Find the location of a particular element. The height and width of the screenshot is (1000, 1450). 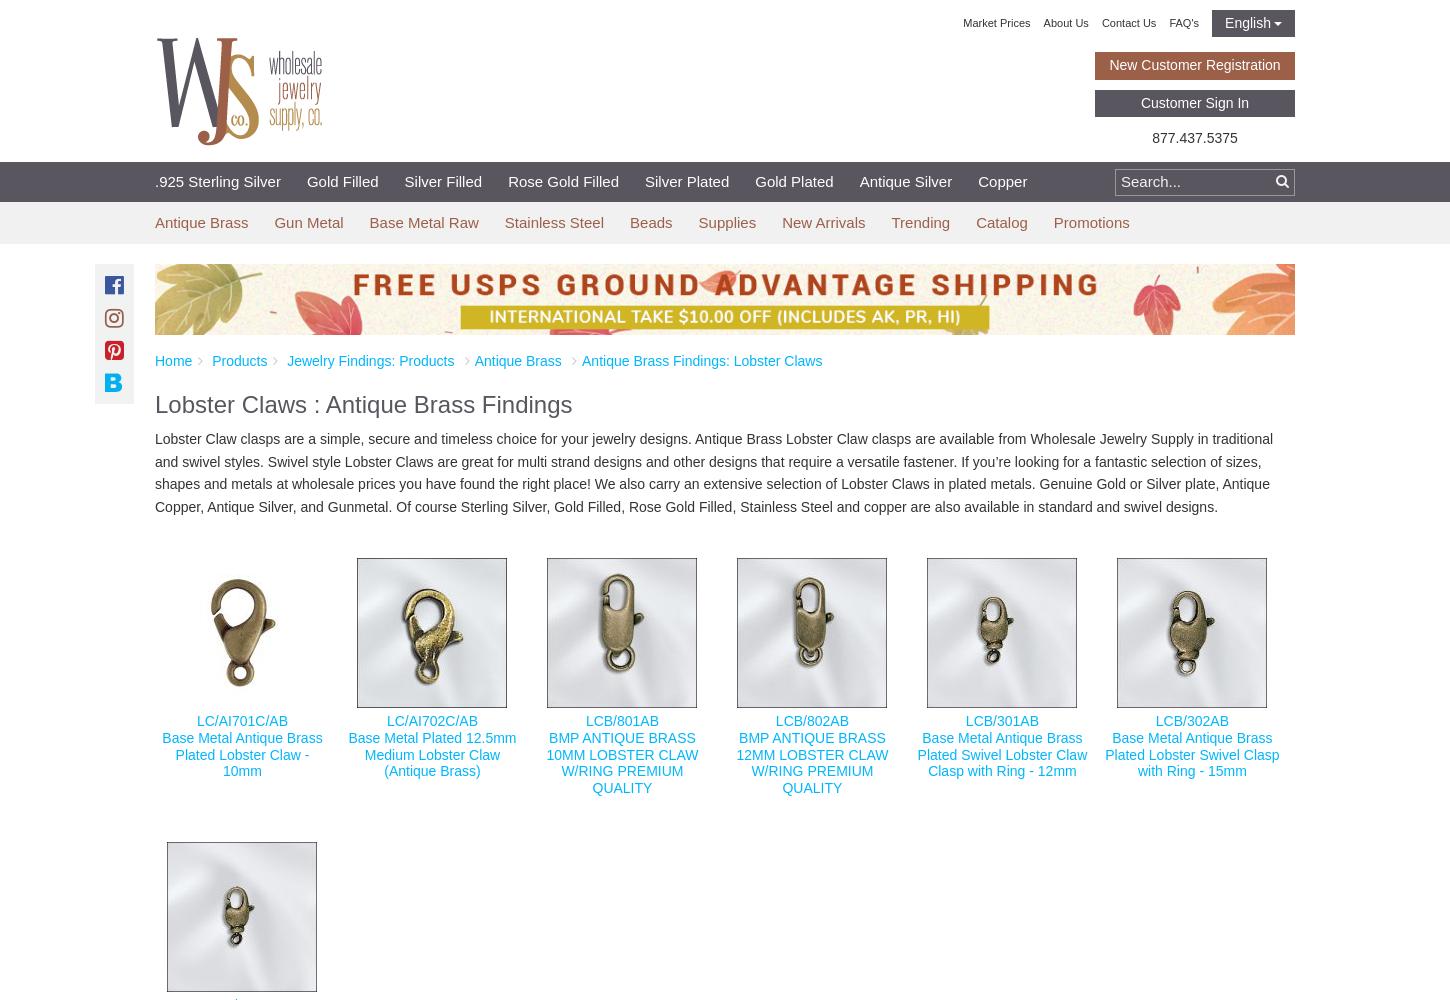

'Base Metal Antique Brass Plated Lobster Claw - 10mm' is located at coordinates (242, 754).